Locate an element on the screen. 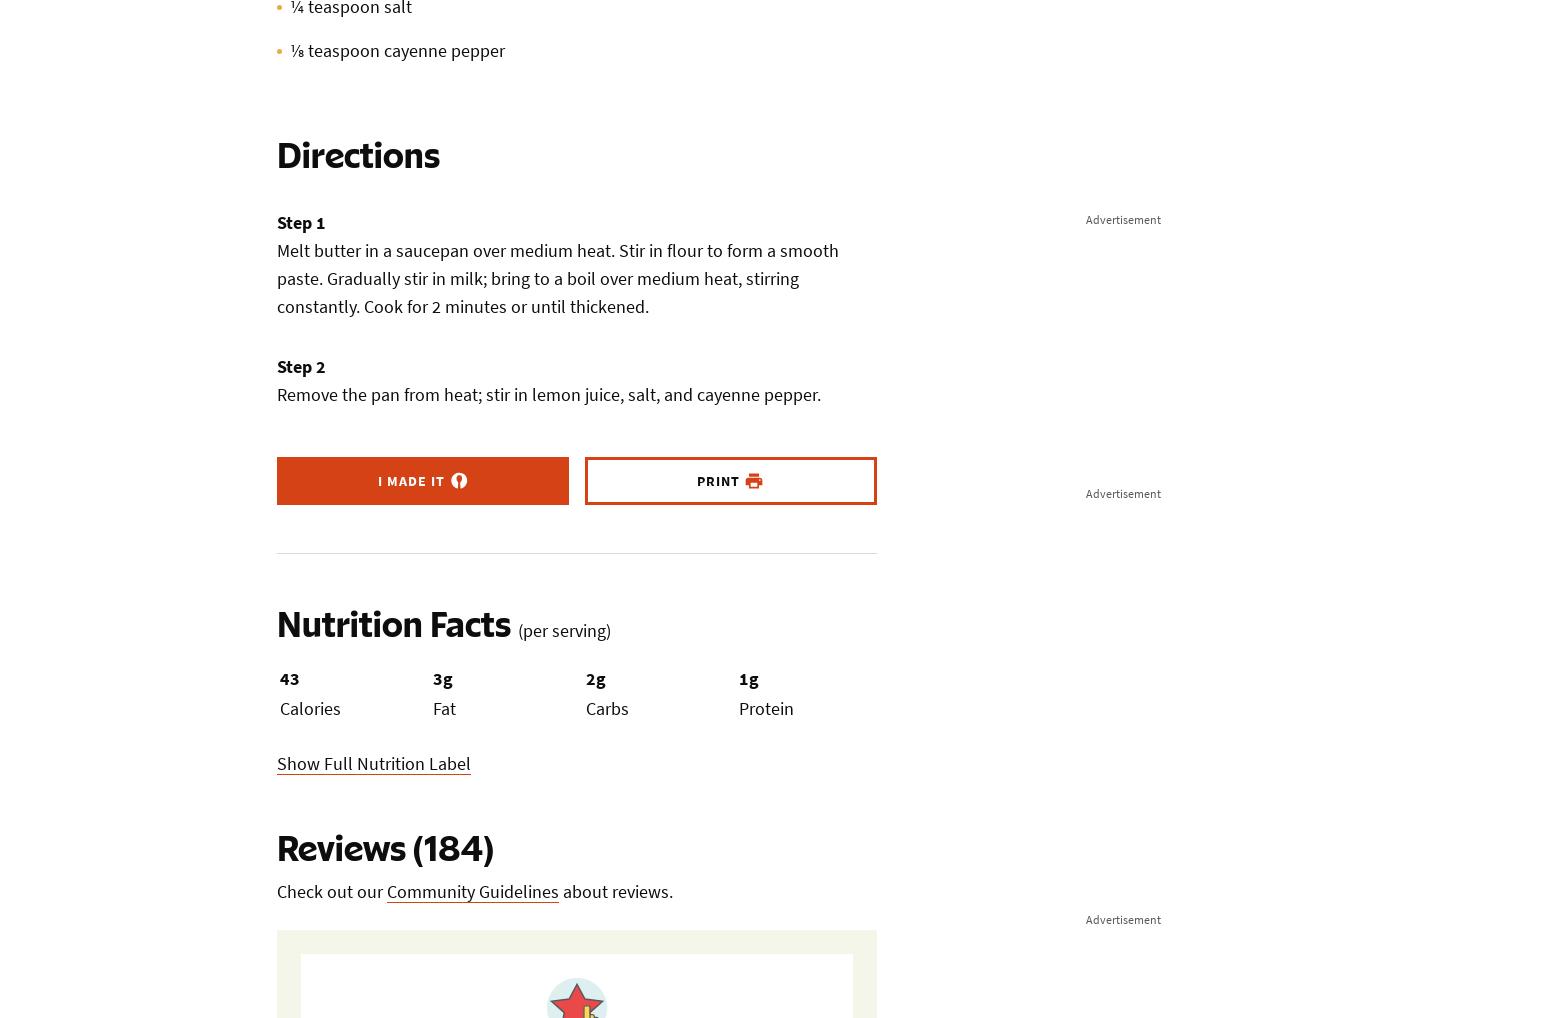 The width and height of the screenshot is (1550, 1018). '1g' is located at coordinates (748, 678).